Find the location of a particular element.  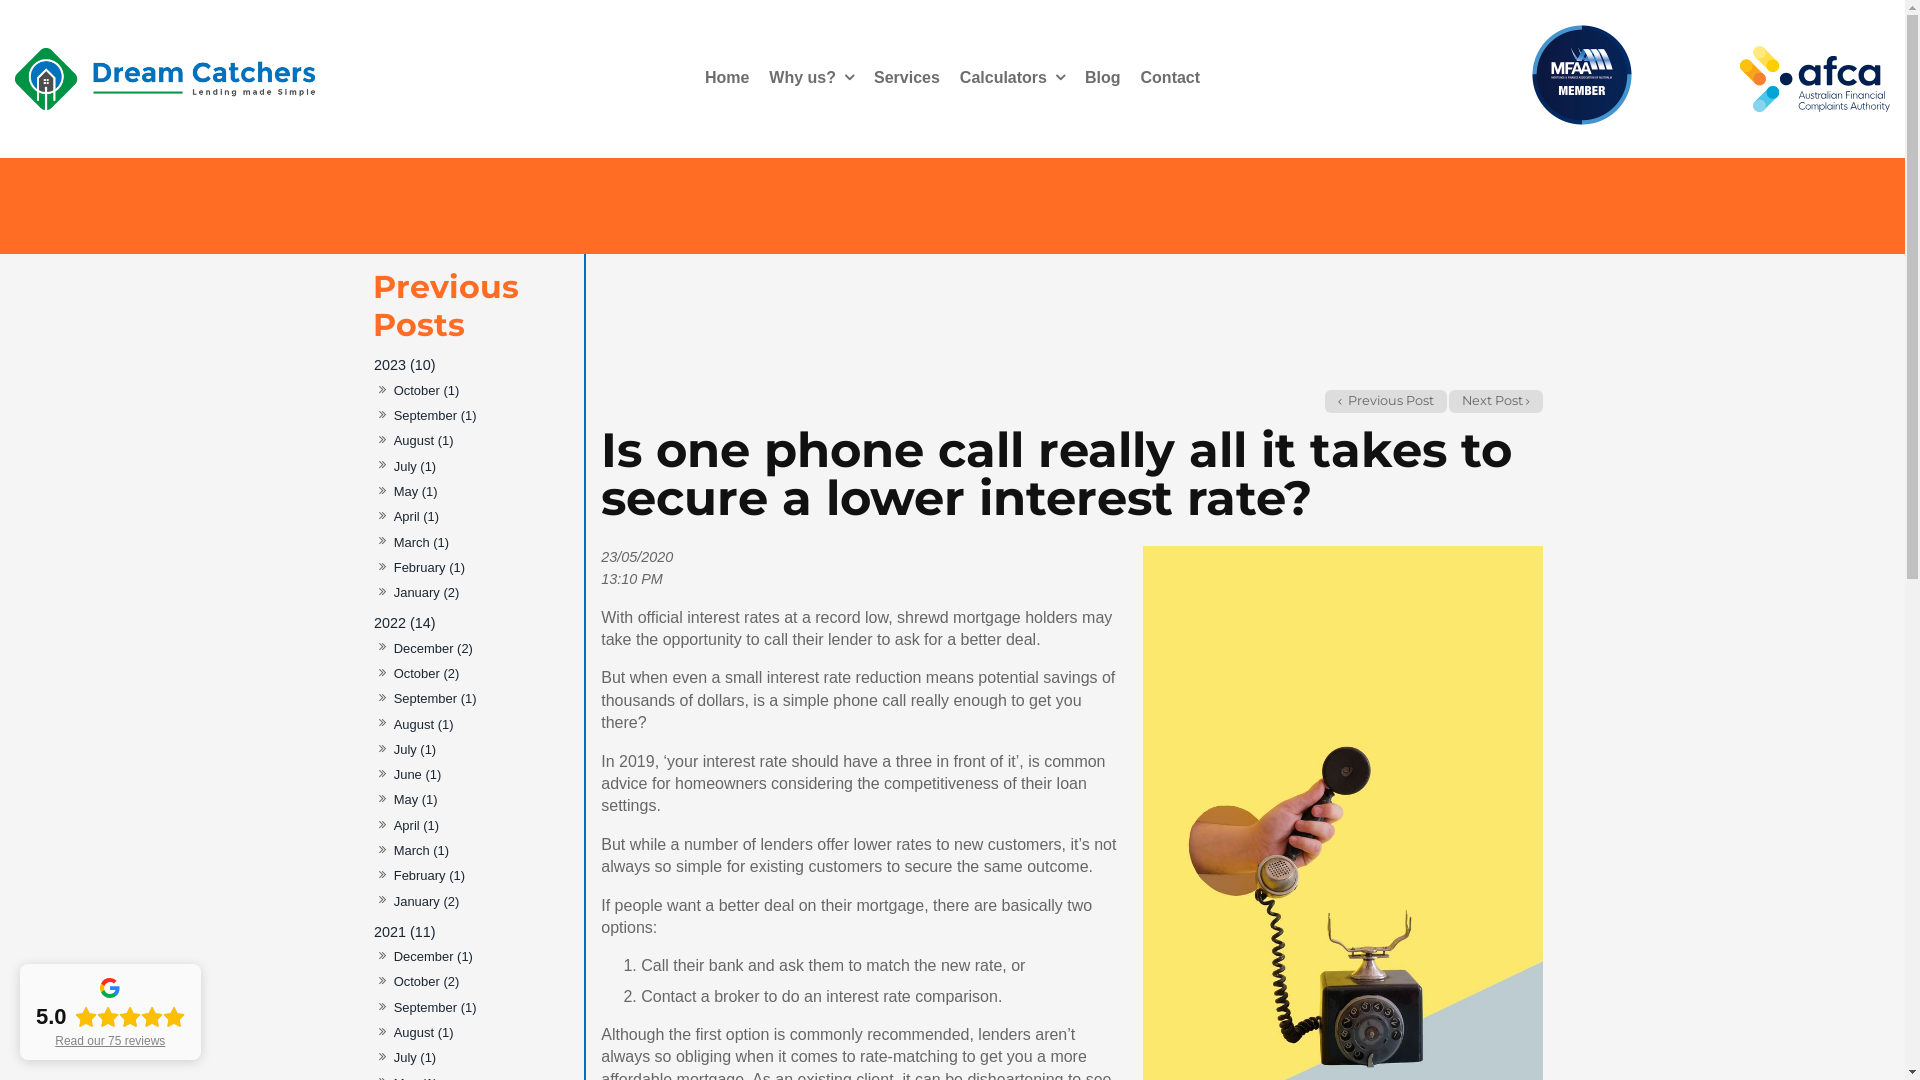

'March (1)' is located at coordinates (420, 851).